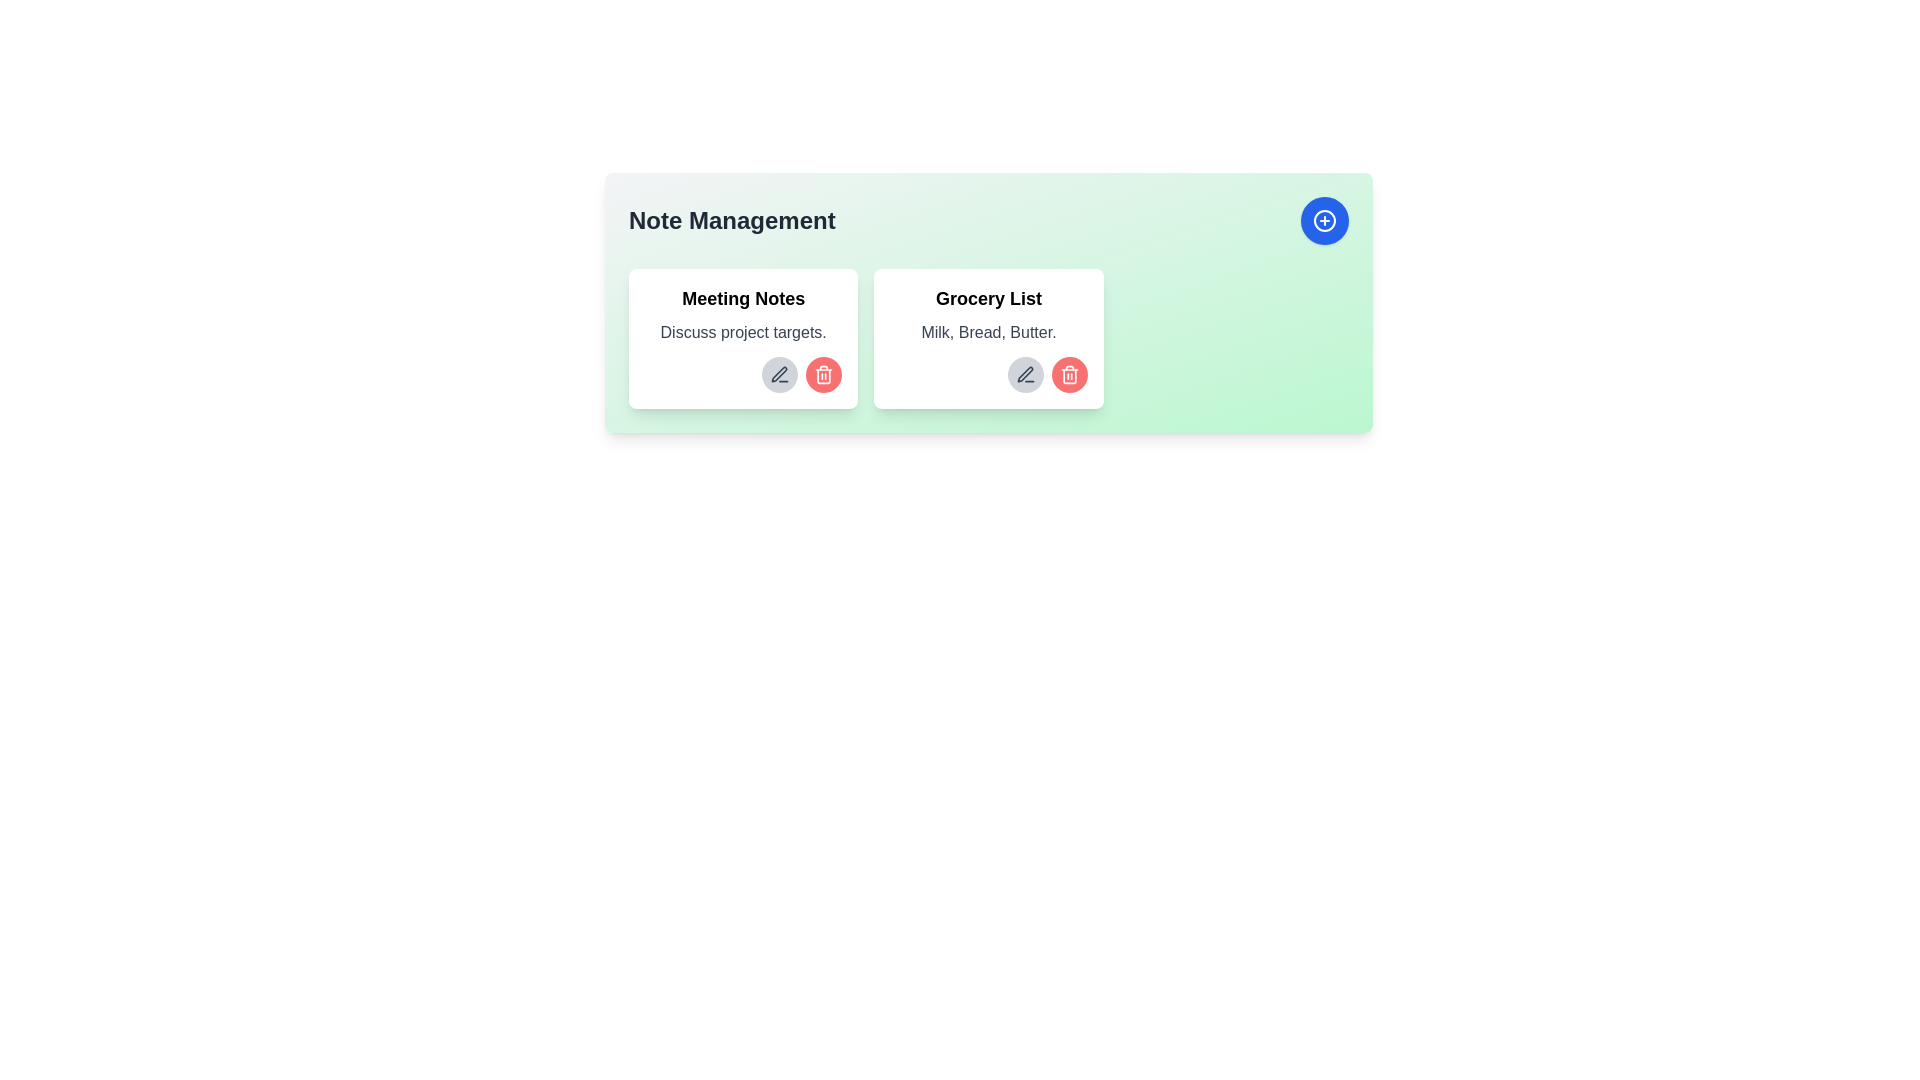  I want to click on the red trash bin icon located at the bottom-right corner of the 'Grocery List' card, so click(1068, 374).